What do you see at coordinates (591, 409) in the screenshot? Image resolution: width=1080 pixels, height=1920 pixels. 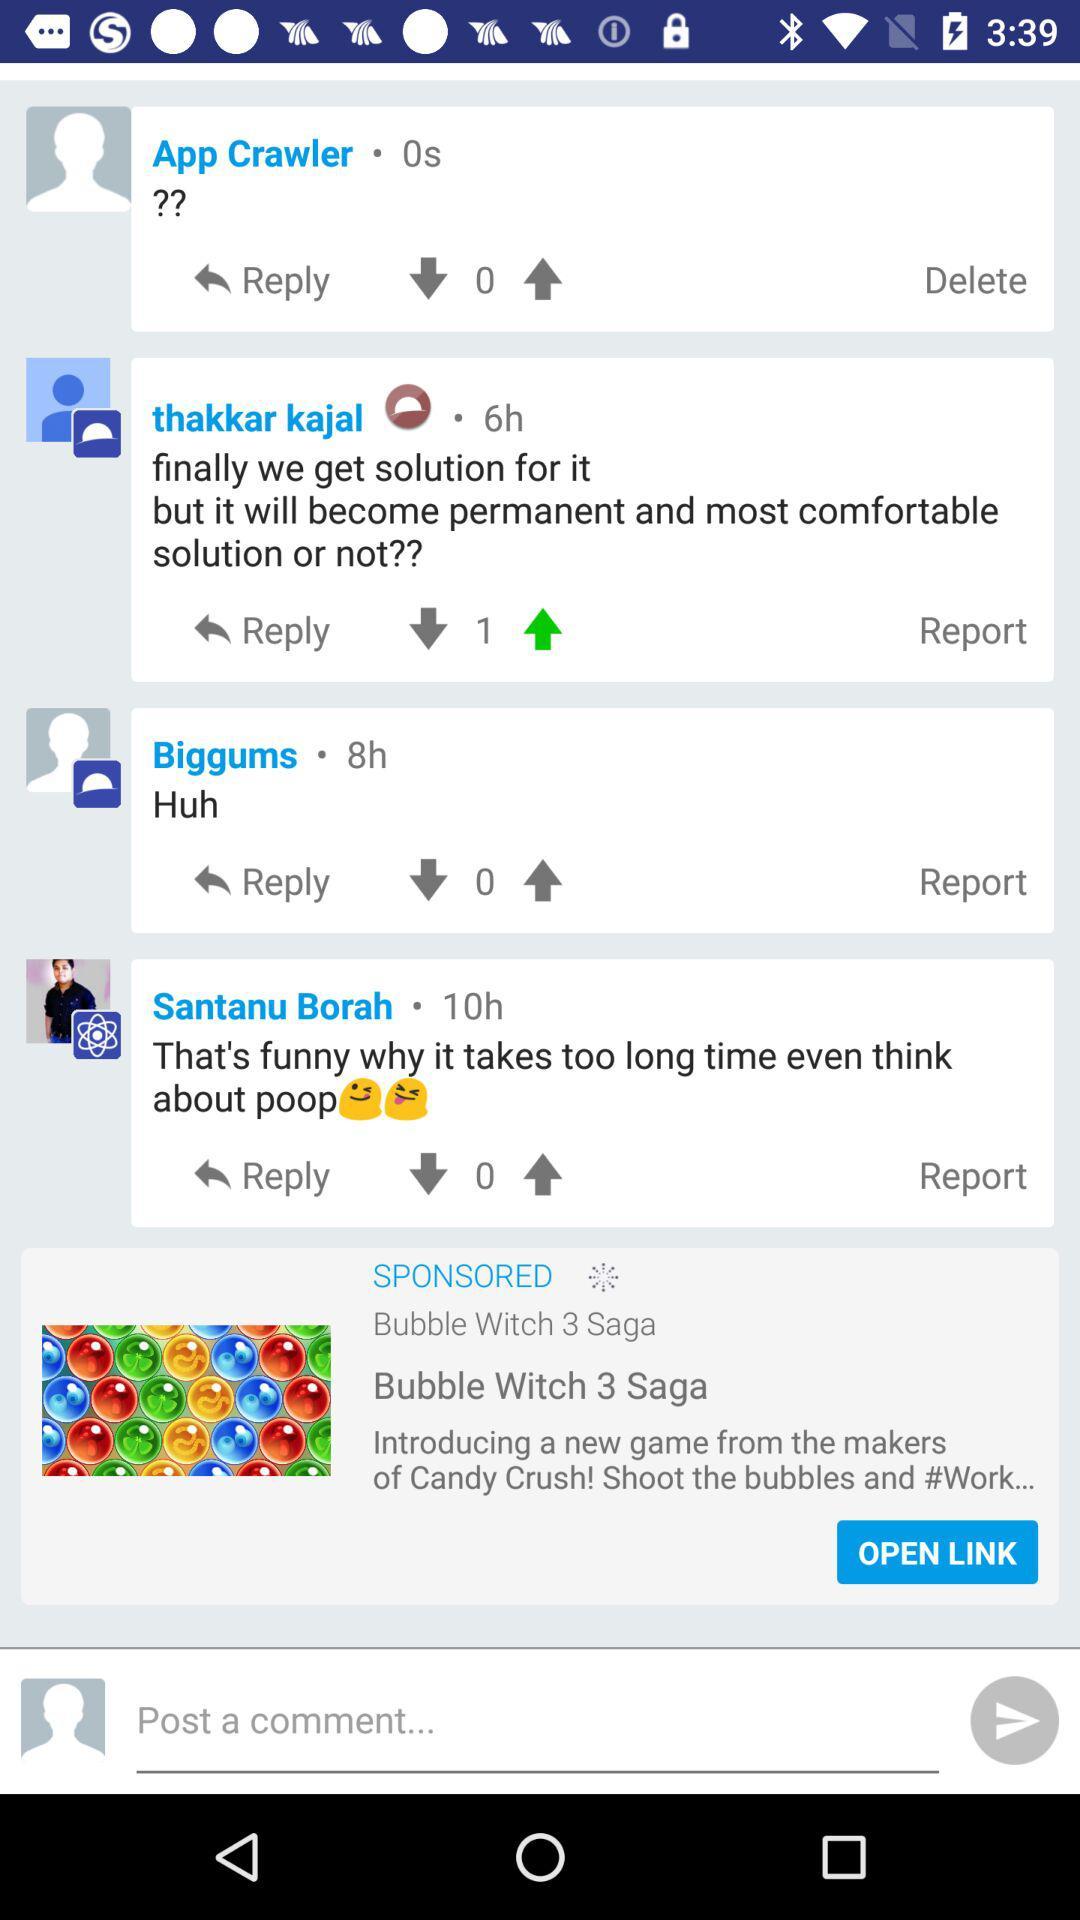 I see `the text thakkar kajal` at bounding box center [591, 409].